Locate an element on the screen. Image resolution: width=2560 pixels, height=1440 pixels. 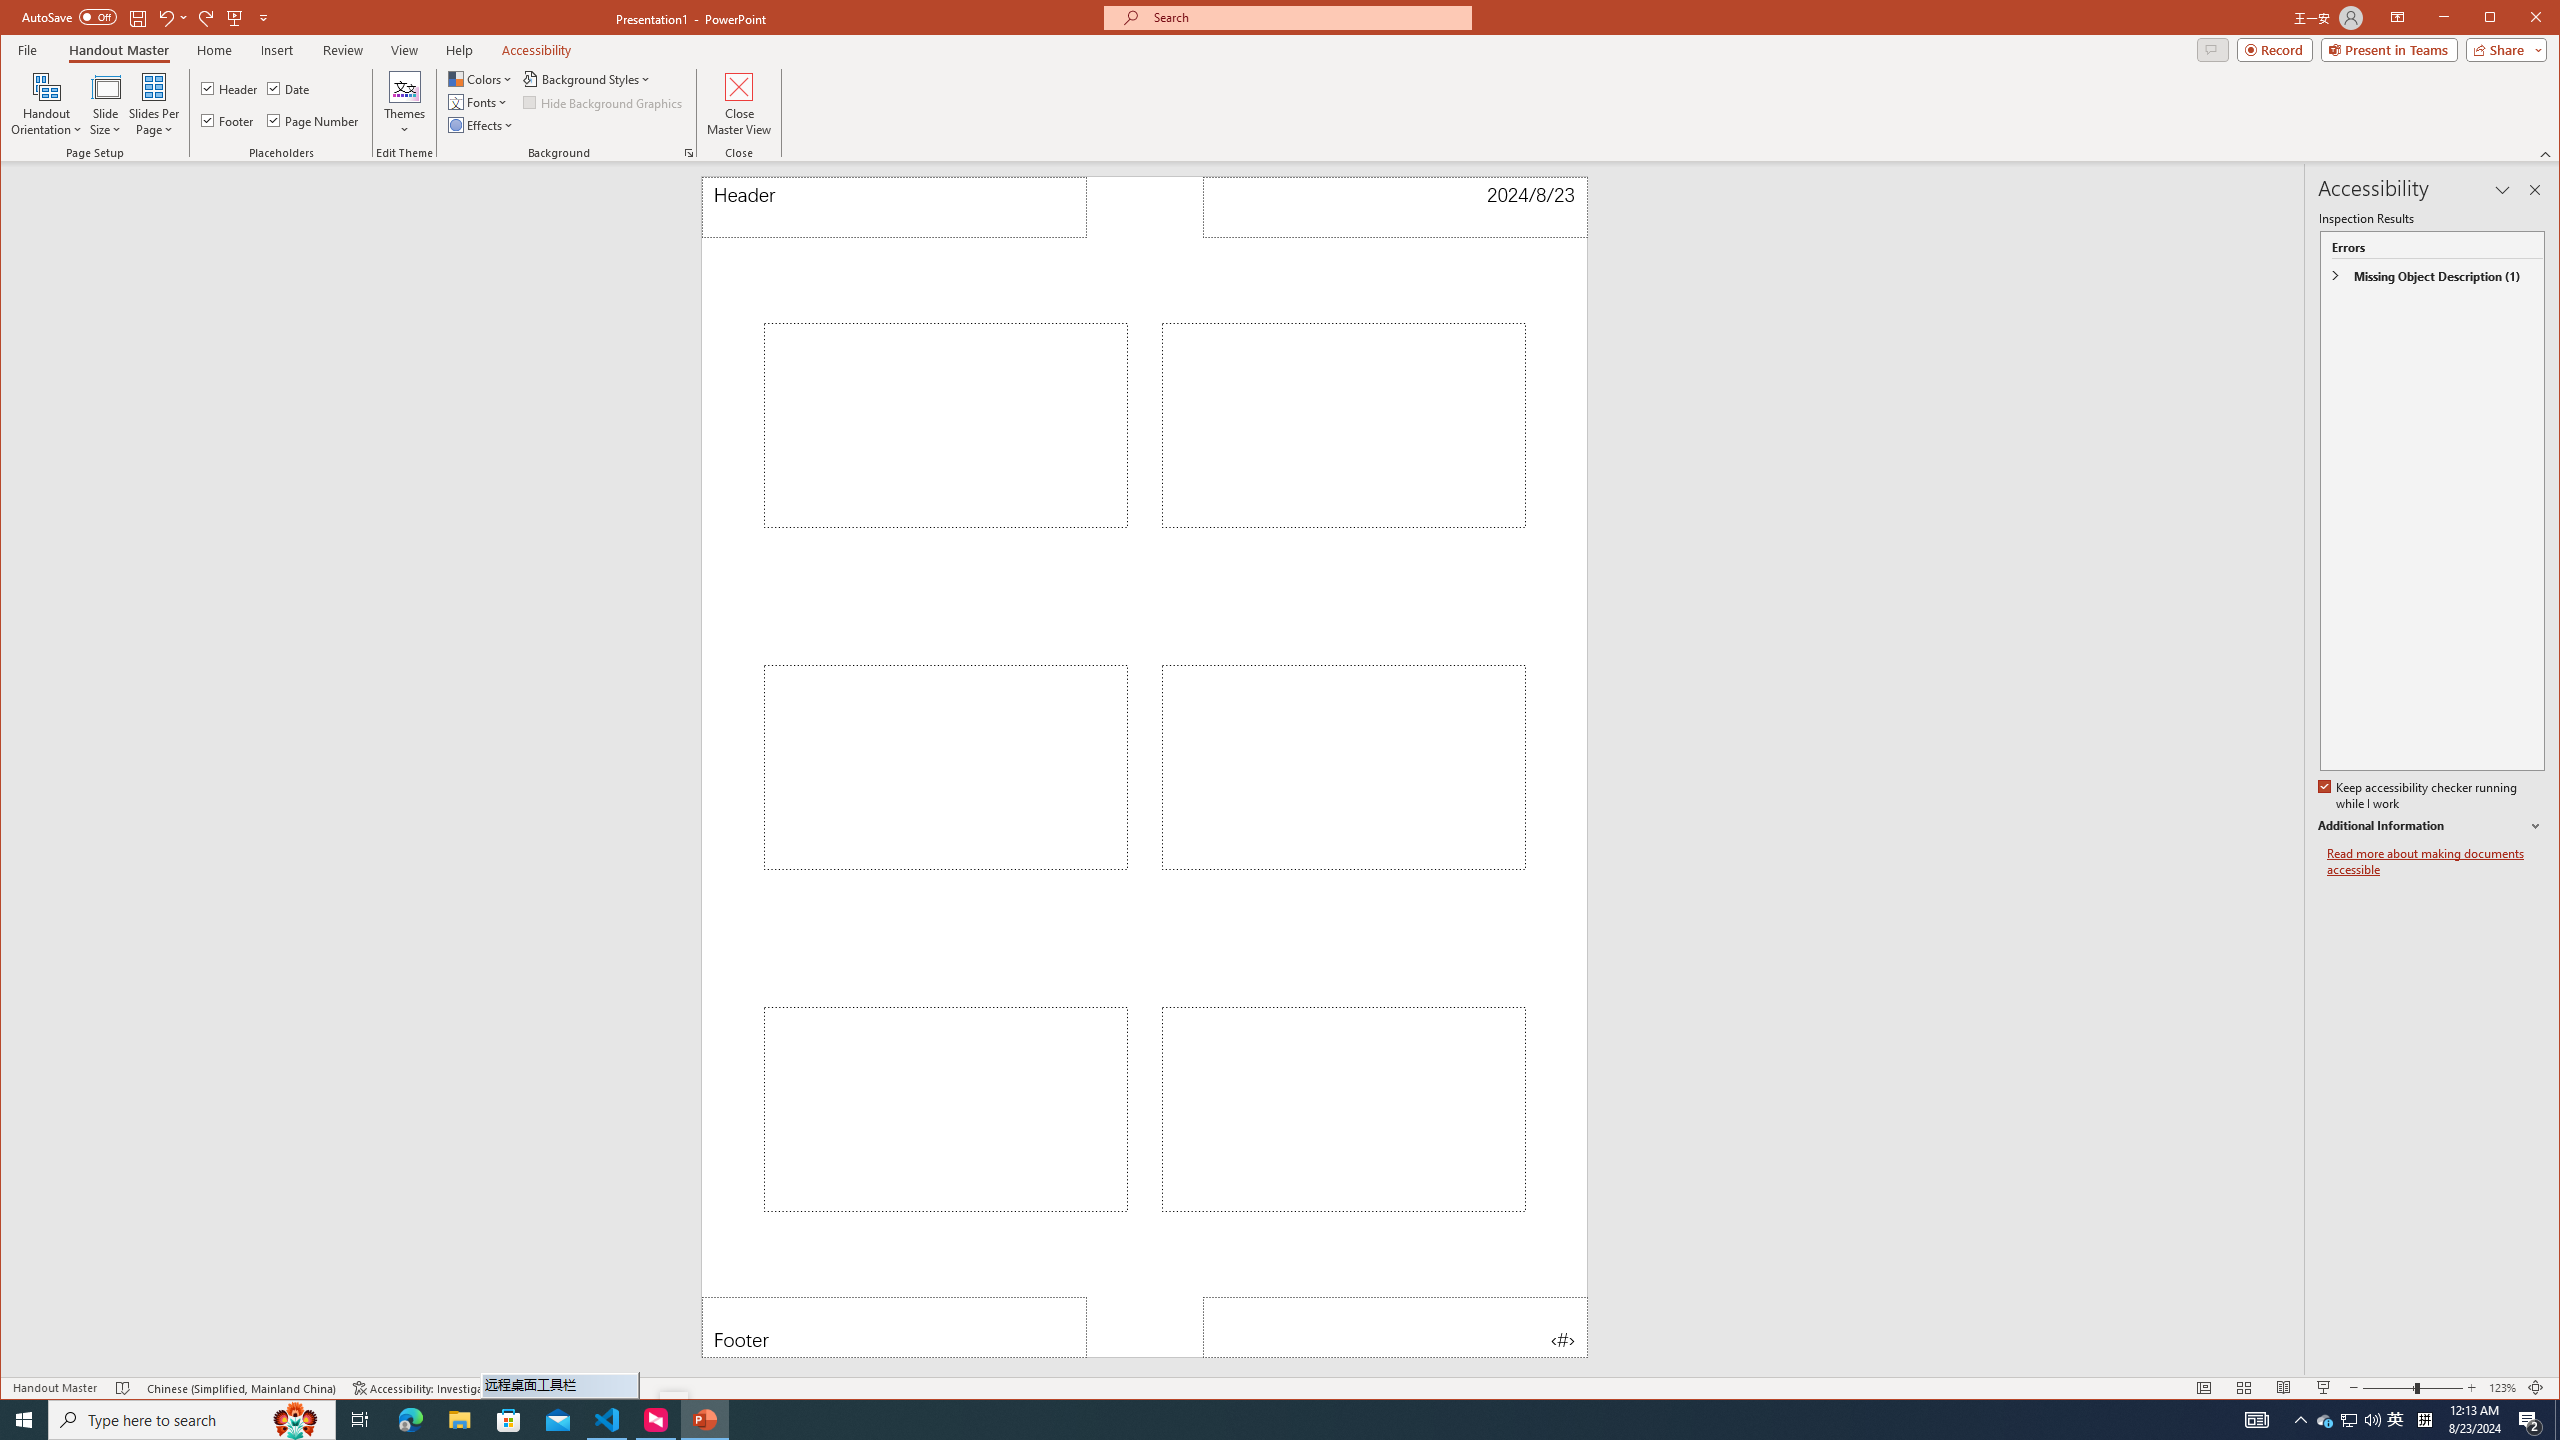
'Microsoft Store' is located at coordinates (509, 1418).